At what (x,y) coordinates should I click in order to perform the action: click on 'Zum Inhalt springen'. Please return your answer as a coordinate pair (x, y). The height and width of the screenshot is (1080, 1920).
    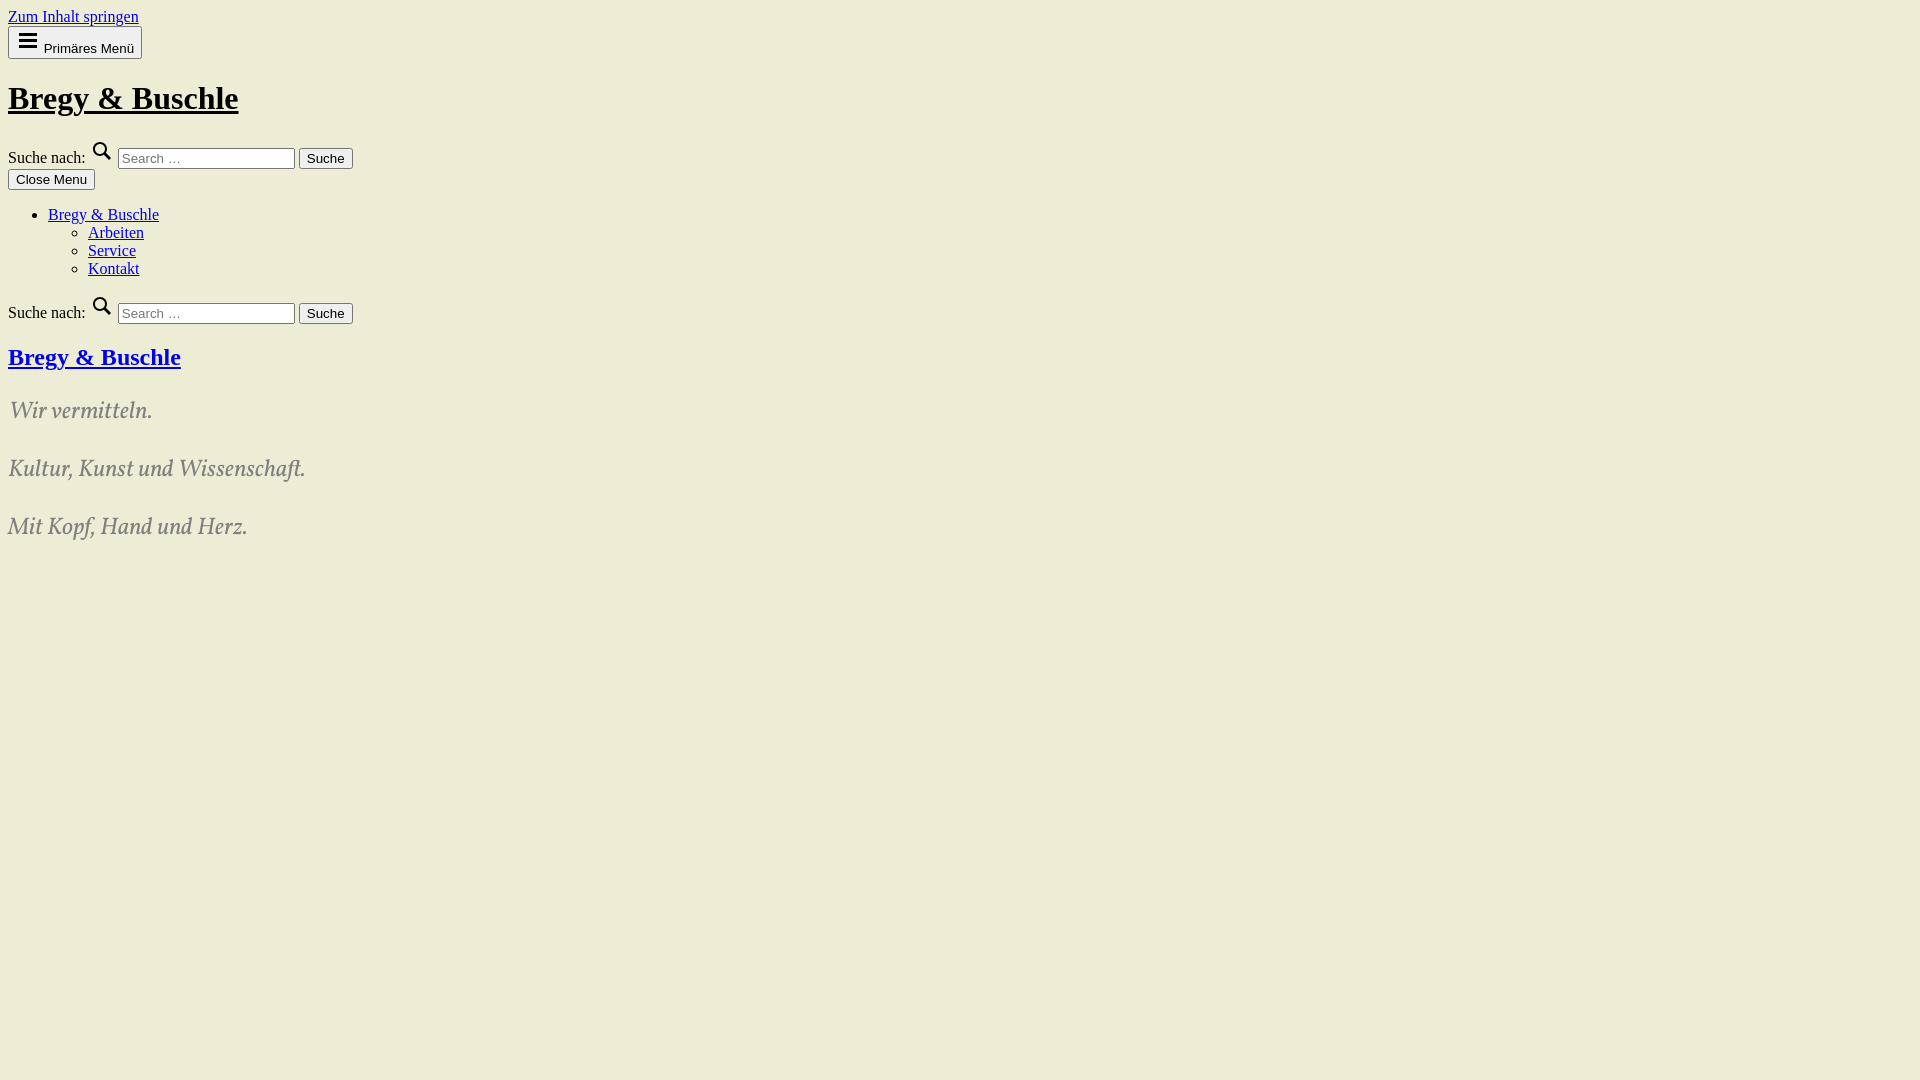
    Looking at the image, I should click on (8, 16).